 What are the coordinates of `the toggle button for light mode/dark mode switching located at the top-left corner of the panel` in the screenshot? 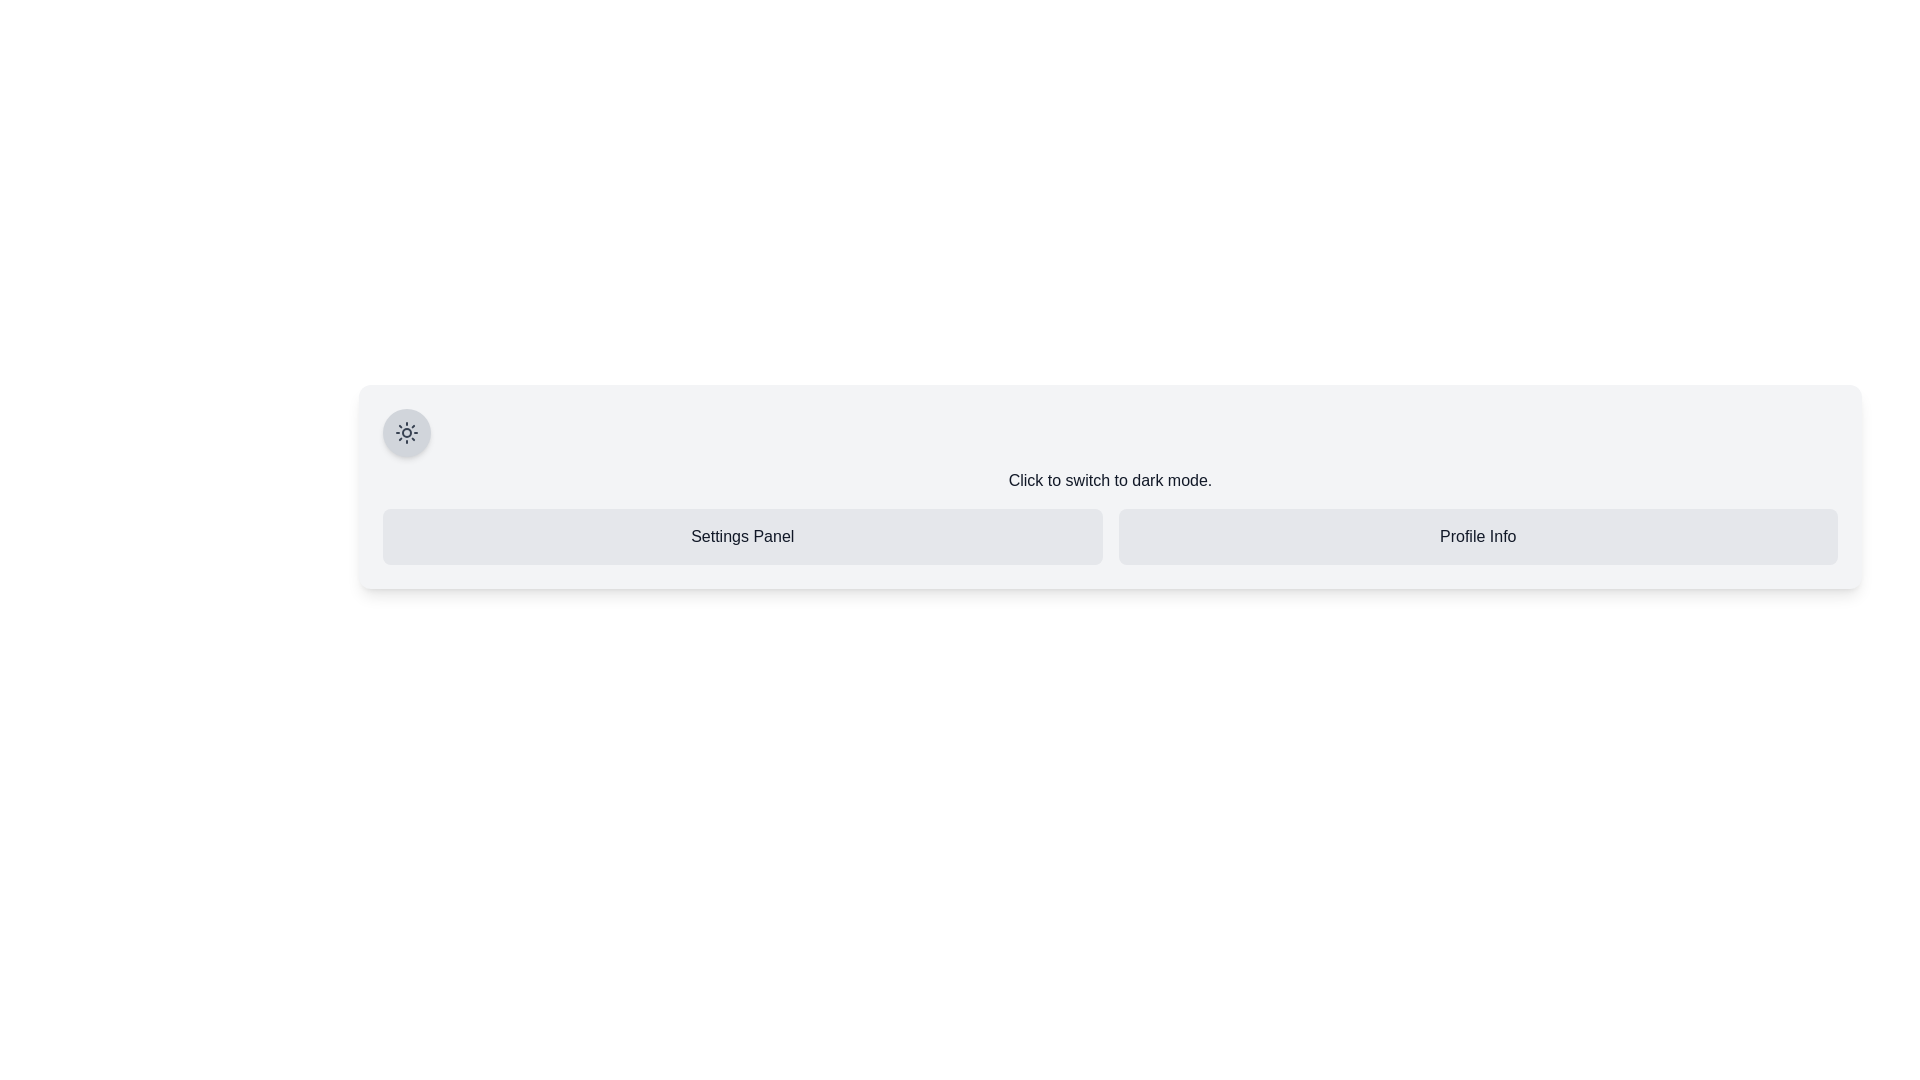 It's located at (406, 431).